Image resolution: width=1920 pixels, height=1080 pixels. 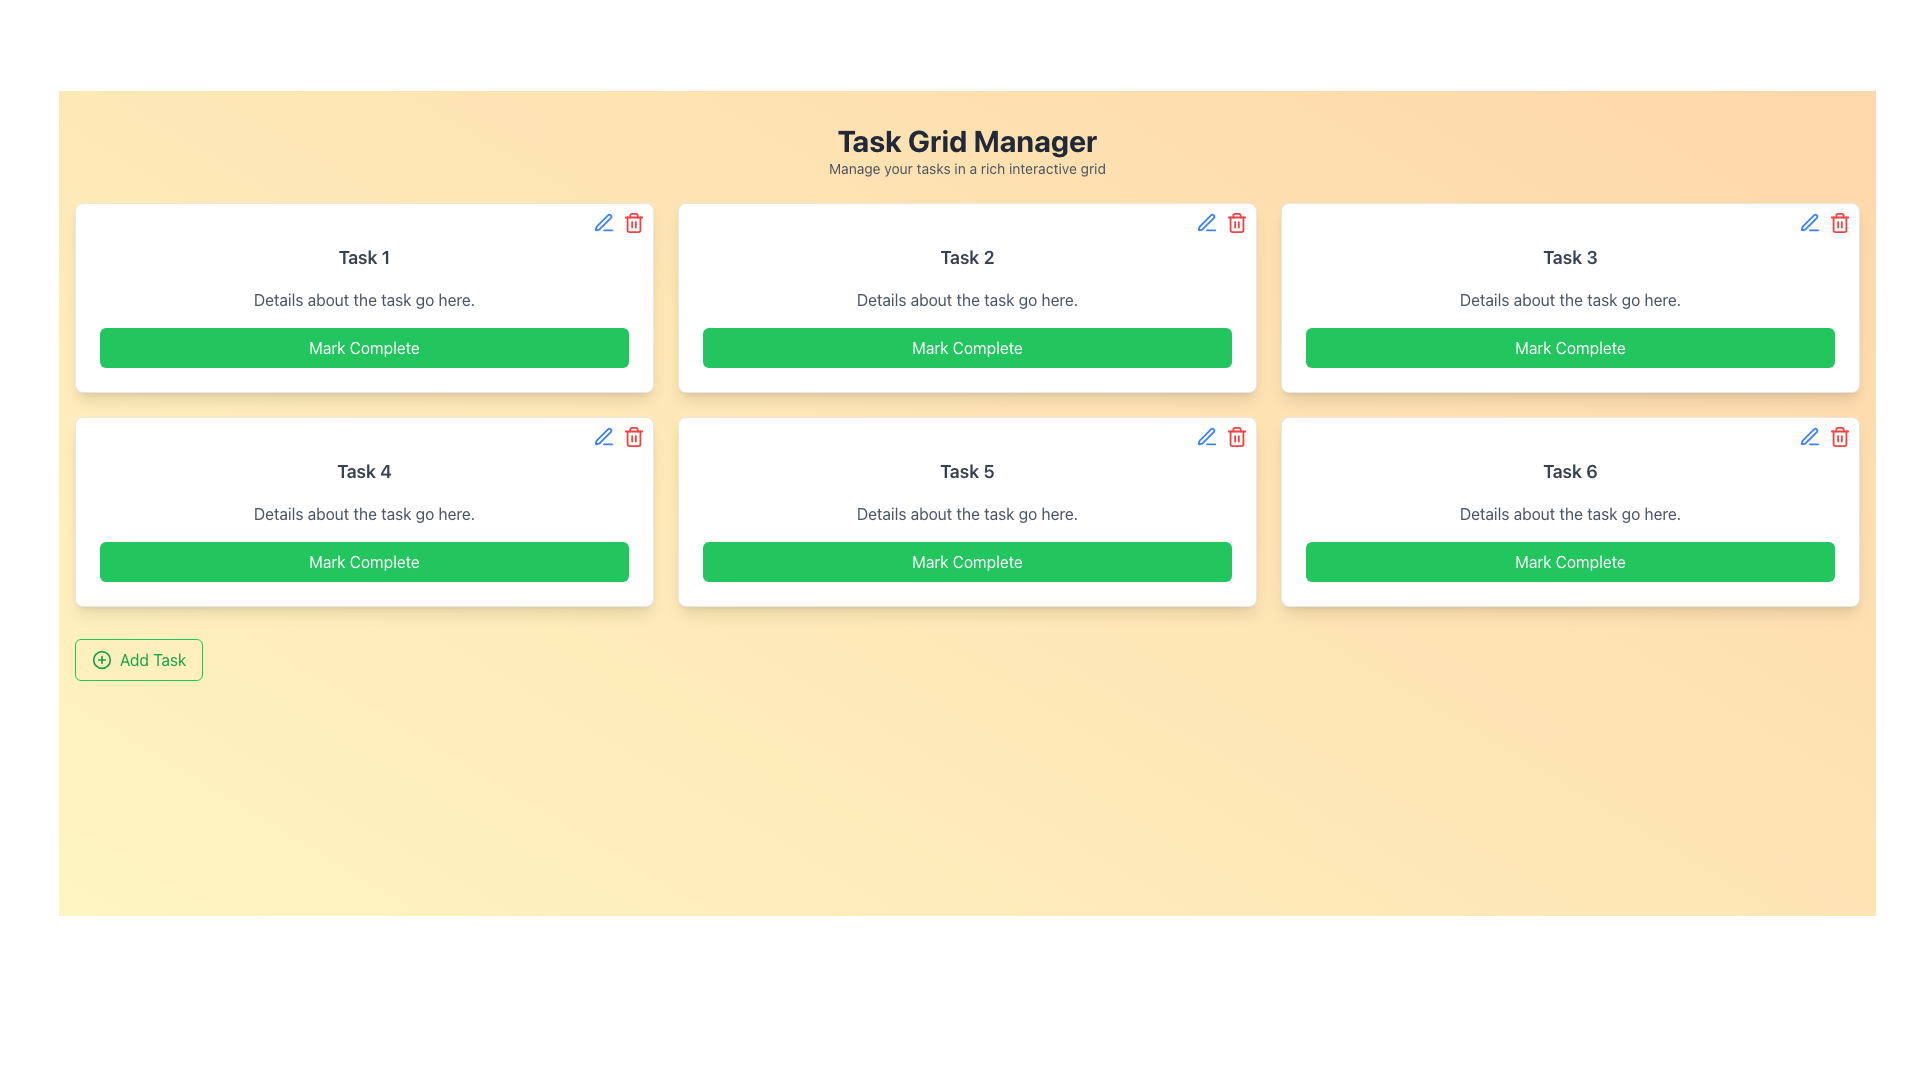 I want to click on the static text label displaying 'Task 1' located in the upper section of the first task card, so click(x=364, y=257).